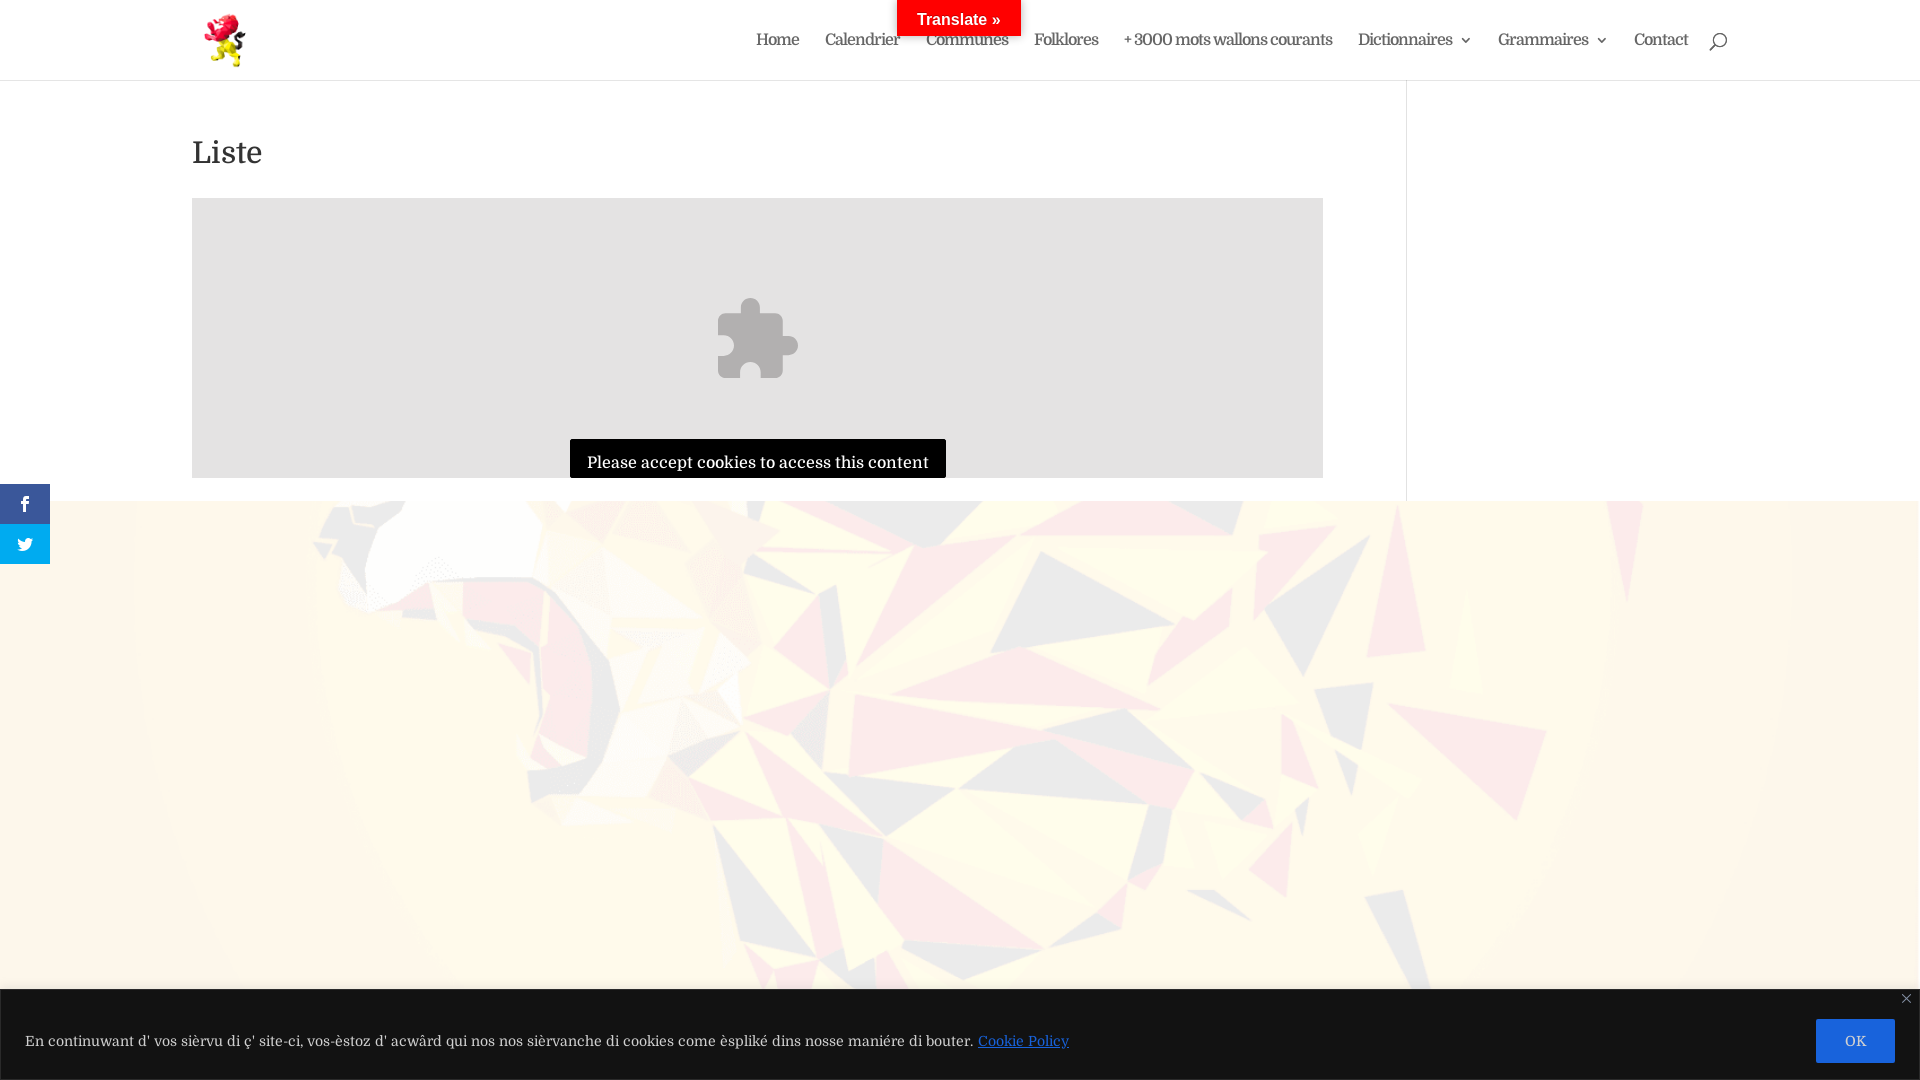  What do you see at coordinates (776, 55) in the screenshot?
I see `'Home'` at bounding box center [776, 55].